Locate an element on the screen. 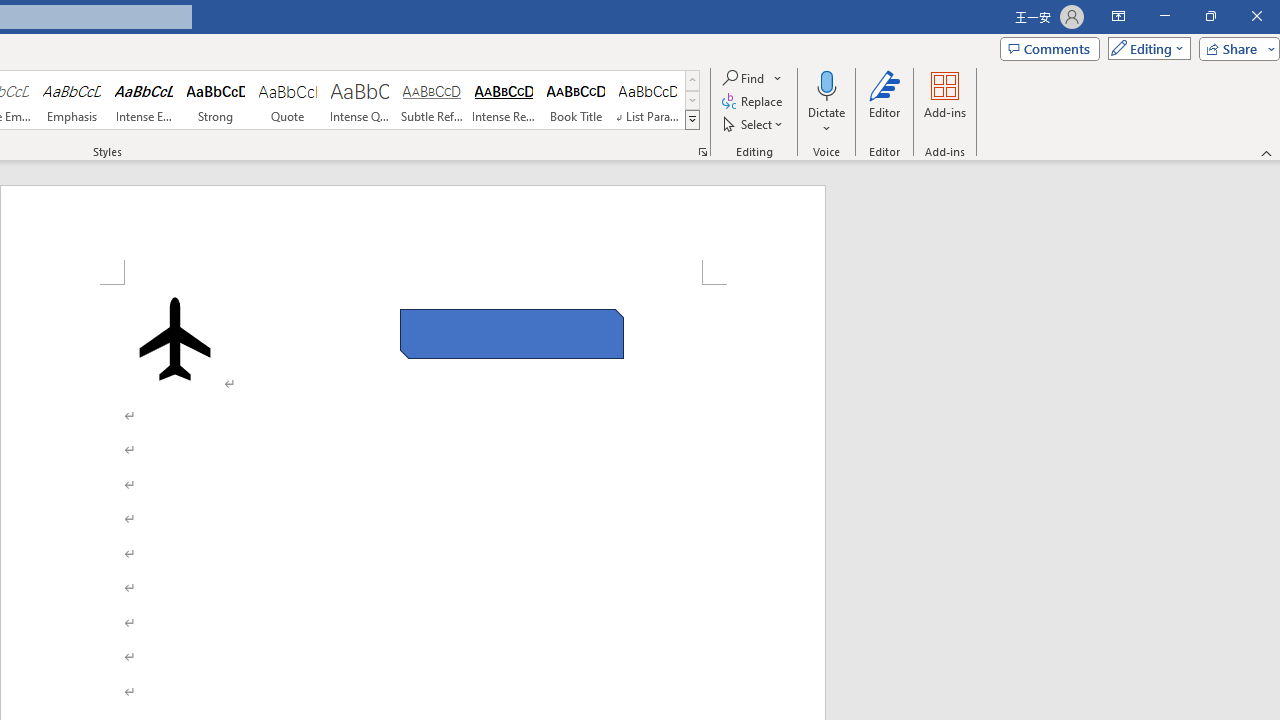 The height and width of the screenshot is (720, 1280). 'Dictate' is located at coordinates (826, 84).